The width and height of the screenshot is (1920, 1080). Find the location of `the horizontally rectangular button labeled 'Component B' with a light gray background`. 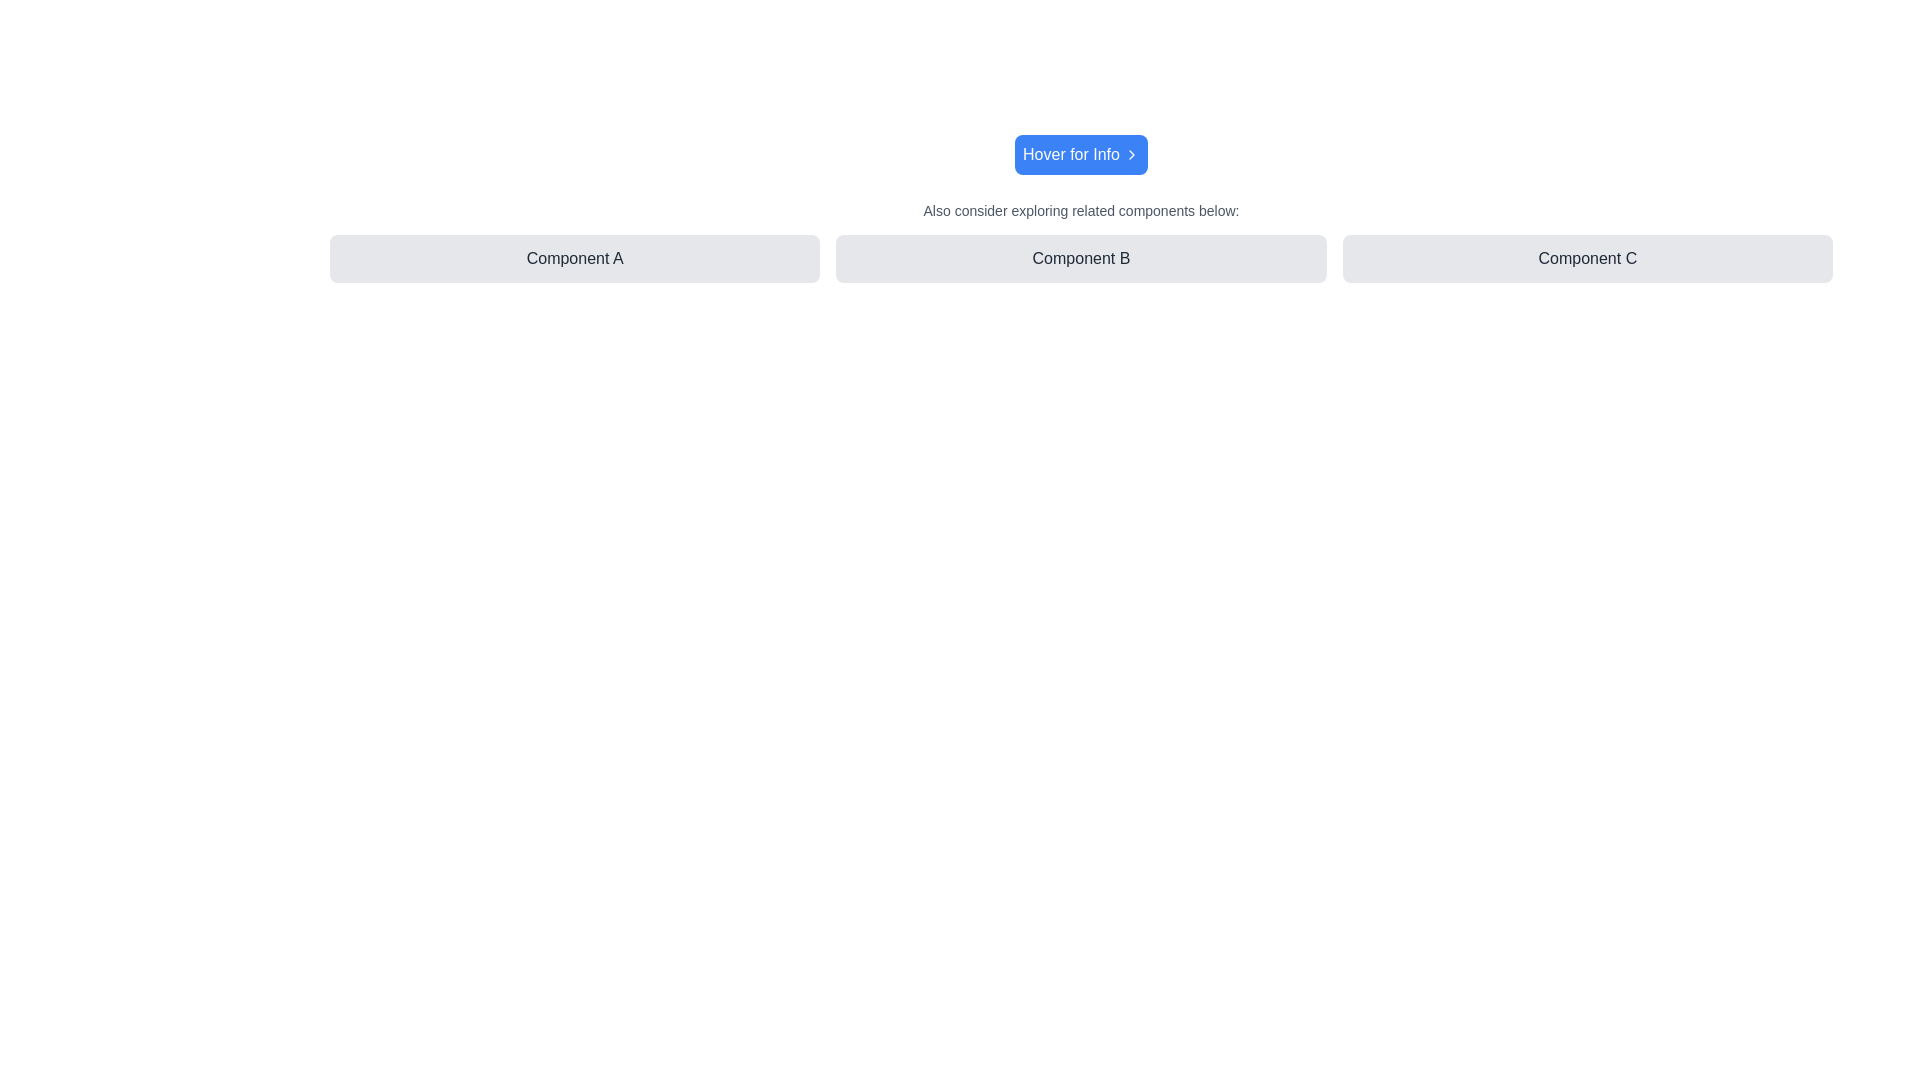

the horizontally rectangular button labeled 'Component B' with a light gray background is located at coordinates (1080, 257).